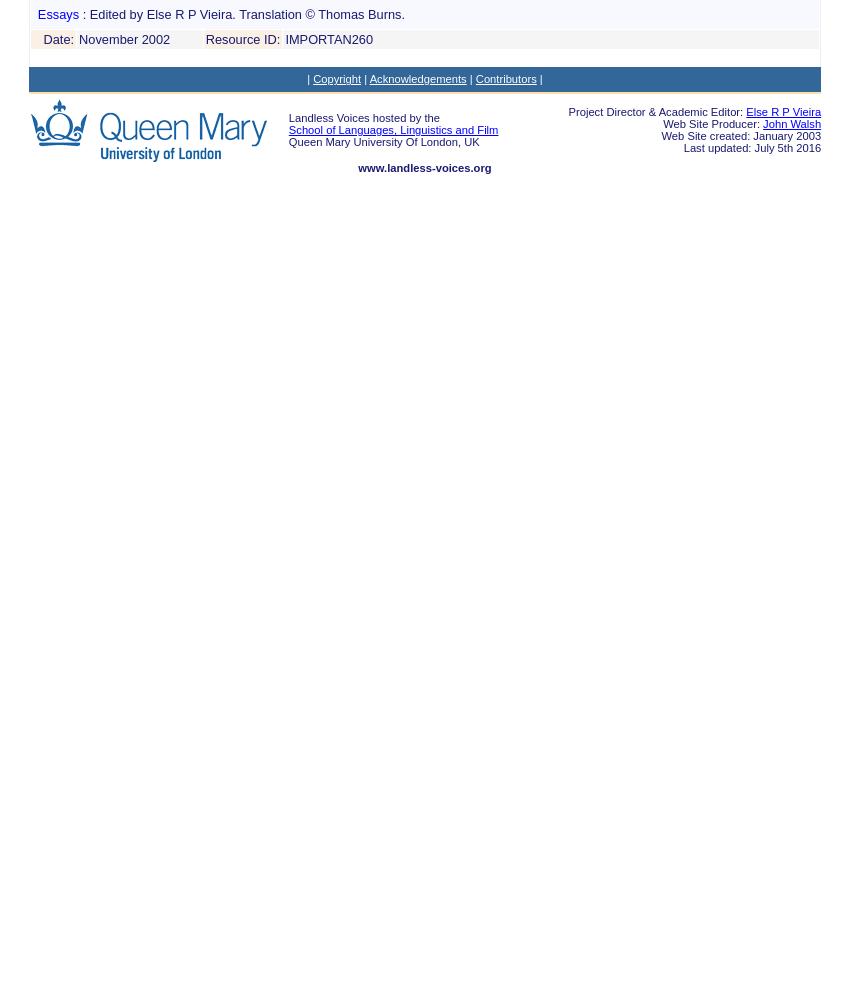 The height and width of the screenshot is (1000, 850). Describe the element at coordinates (242, 38) in the screenshot. I see `'Resource ID:'` at that location.